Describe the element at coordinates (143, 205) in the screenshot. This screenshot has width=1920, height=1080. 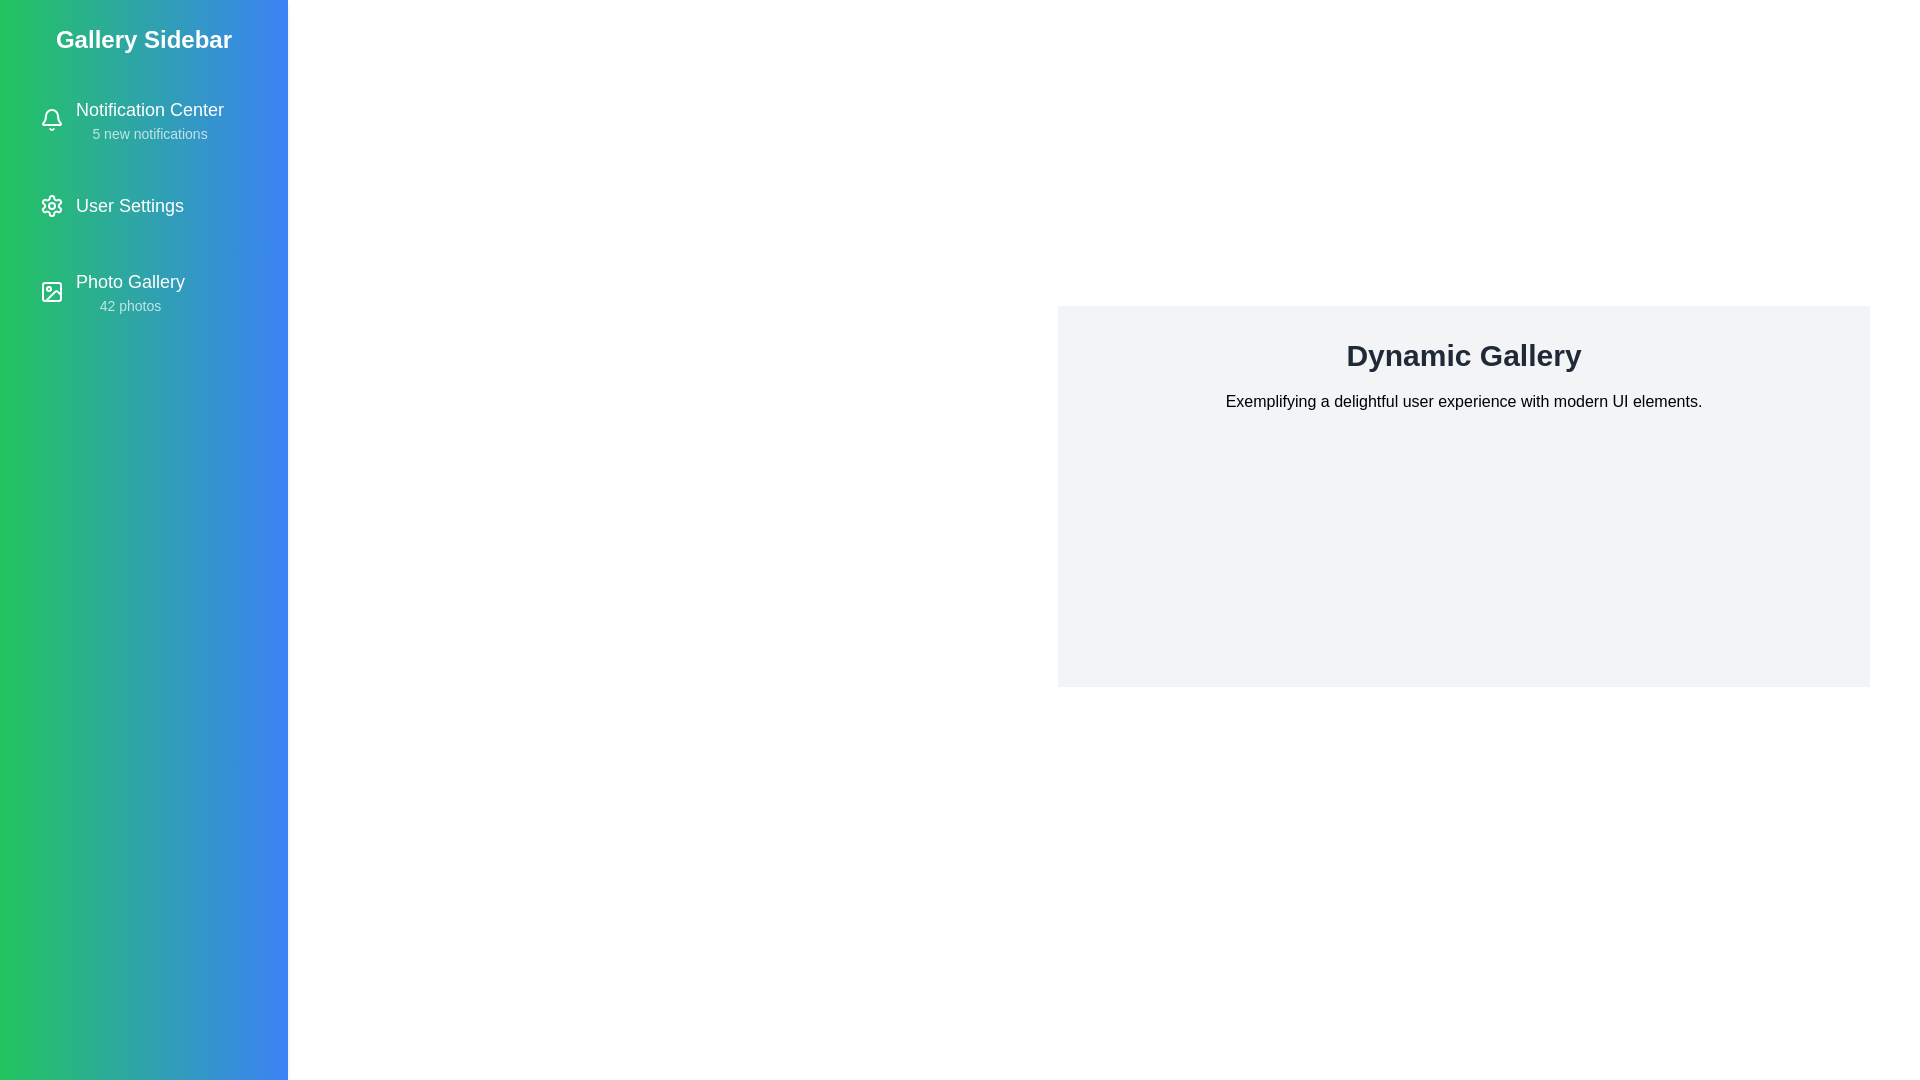
I see `the 'User Settings' item in the sidebar` at that location.